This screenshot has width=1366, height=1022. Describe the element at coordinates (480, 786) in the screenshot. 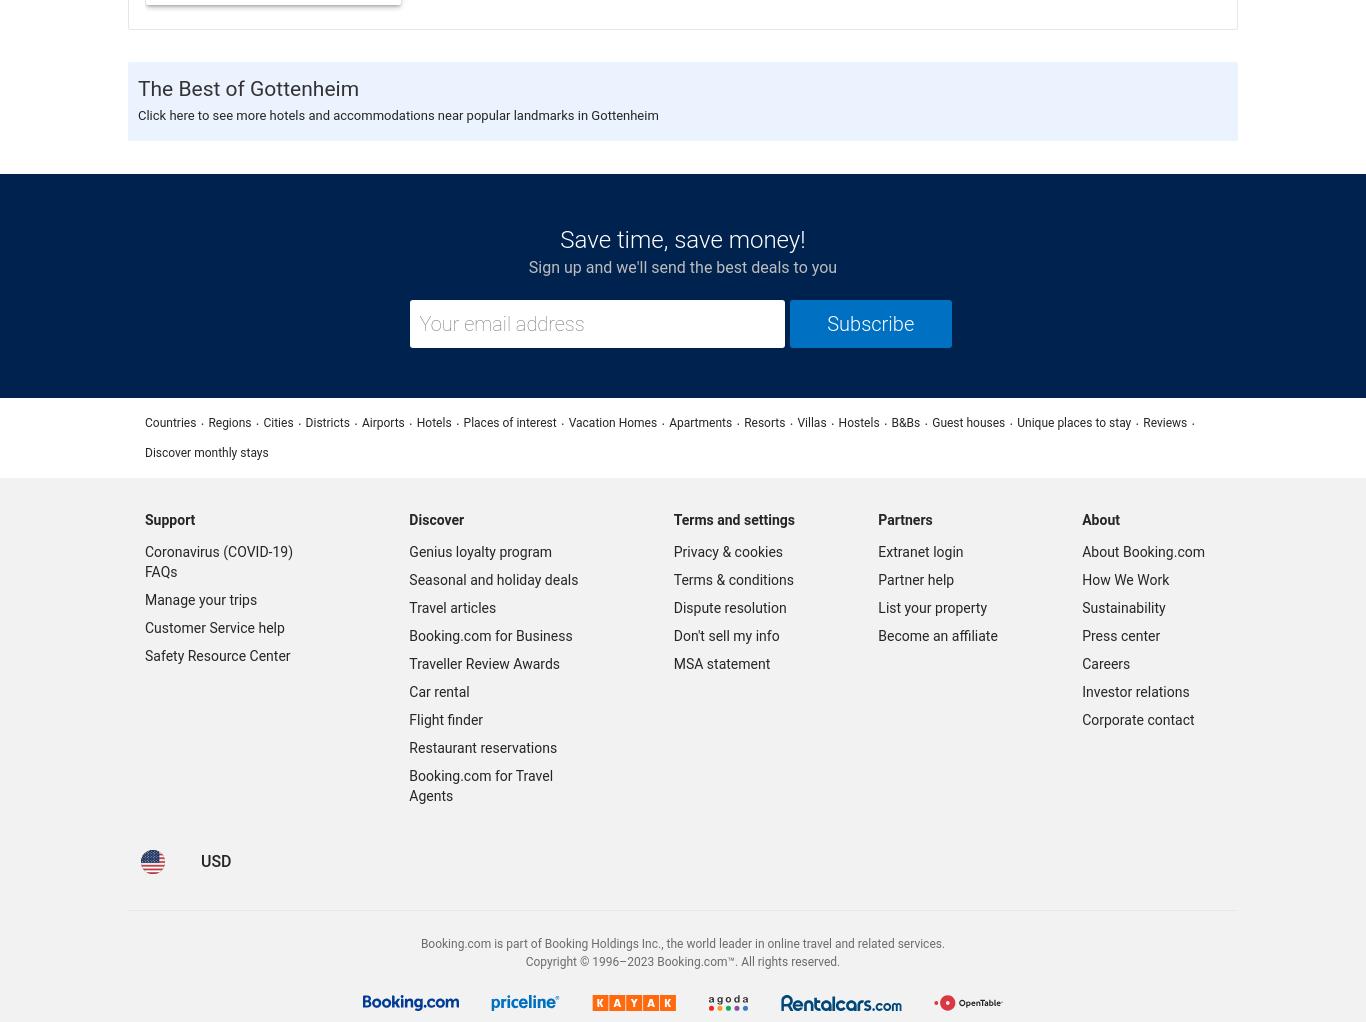

I see `'Booking.com for Travel Agents'` at that location.